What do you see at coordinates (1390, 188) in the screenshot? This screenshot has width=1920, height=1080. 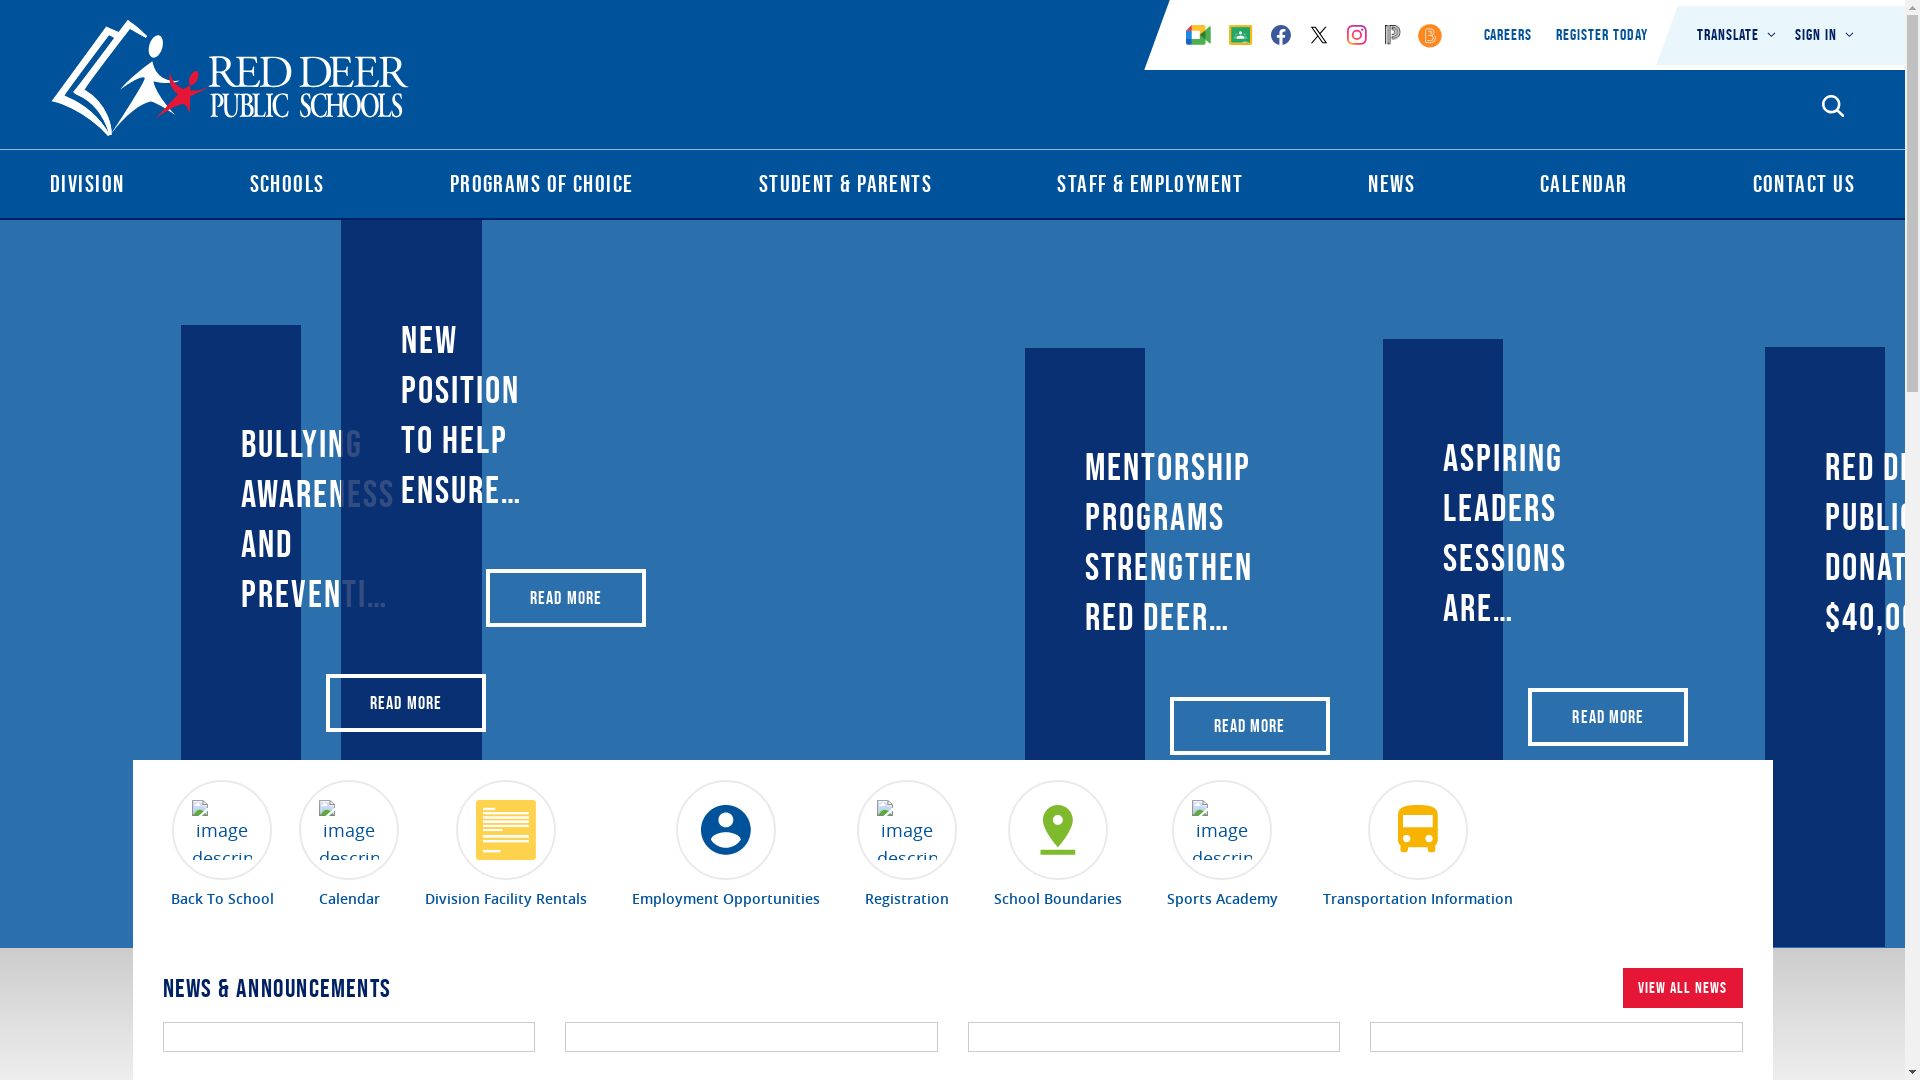 I see `'News'` at bounding box center [1390, 188].